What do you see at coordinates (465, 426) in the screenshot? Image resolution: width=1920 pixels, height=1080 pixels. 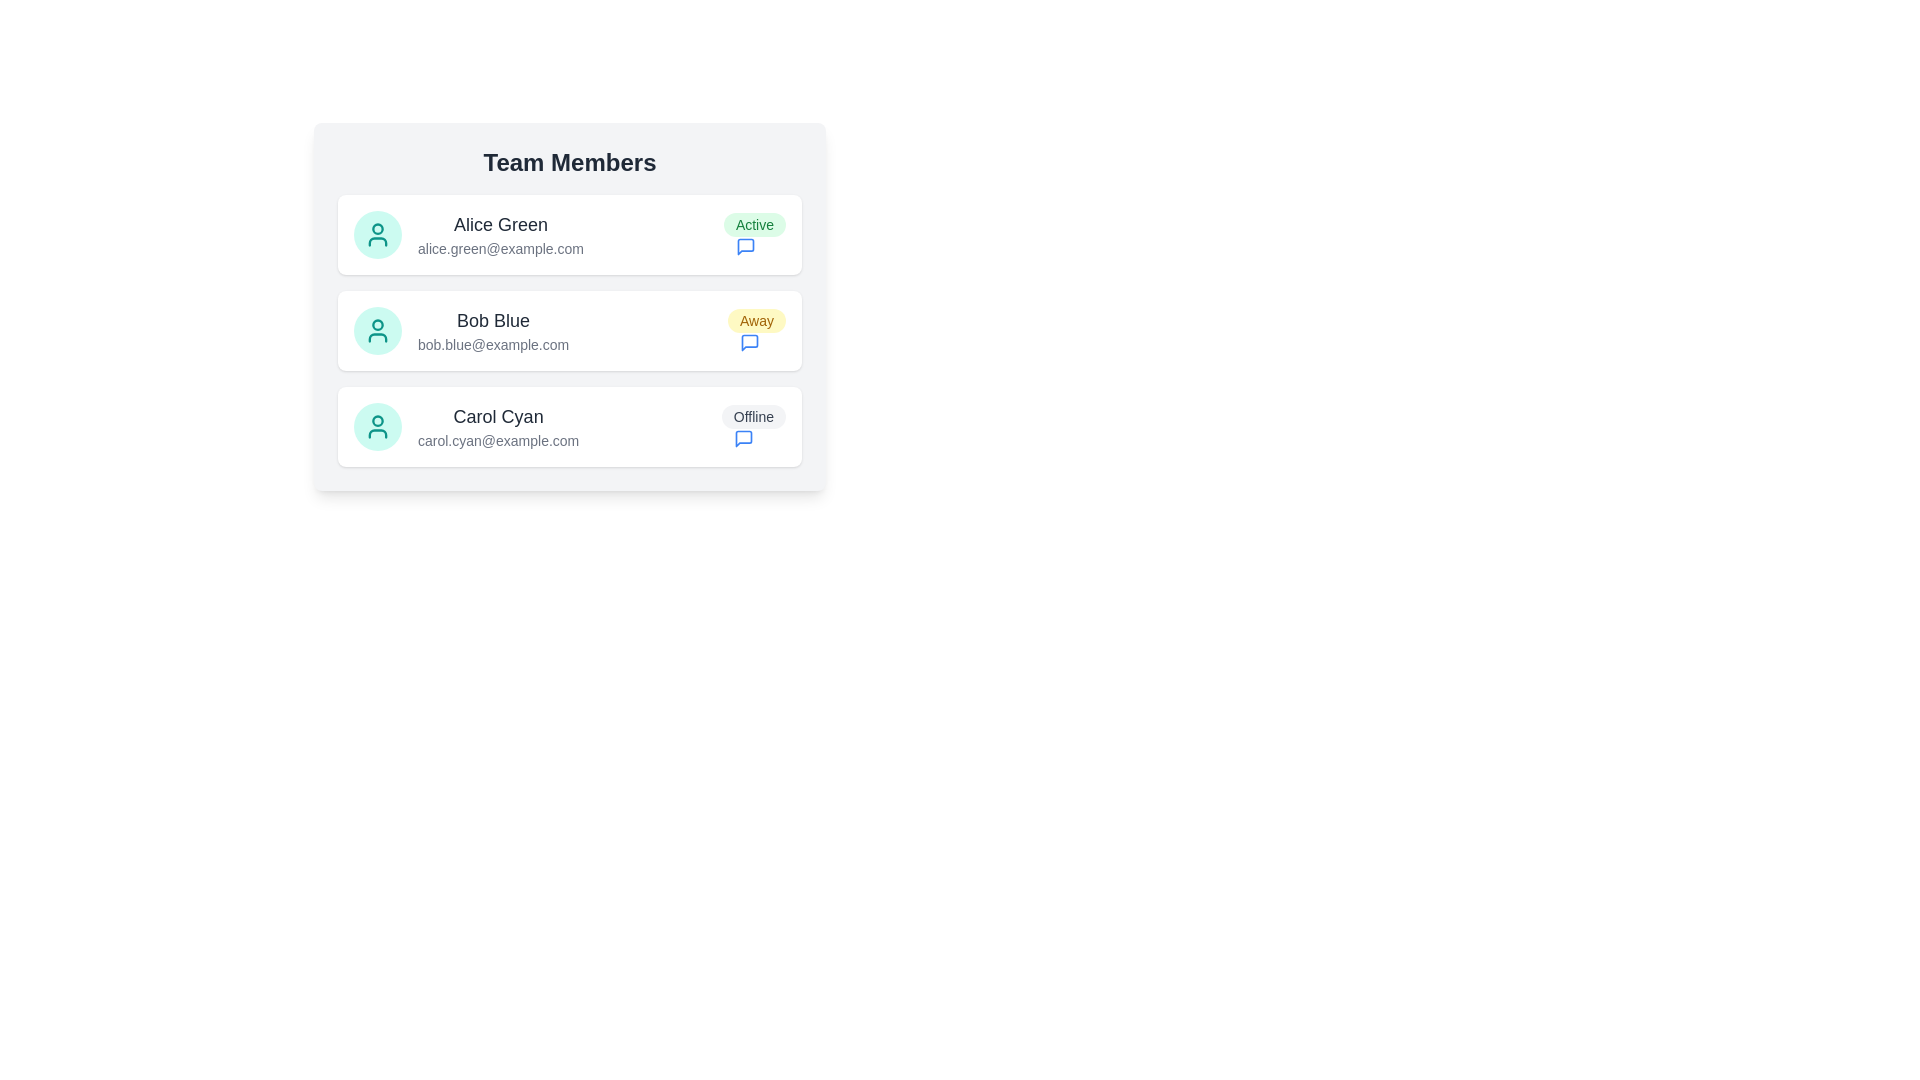 I see `the user entry displaying the profile details of Carol Cyan` at bounding box center [465, 426].